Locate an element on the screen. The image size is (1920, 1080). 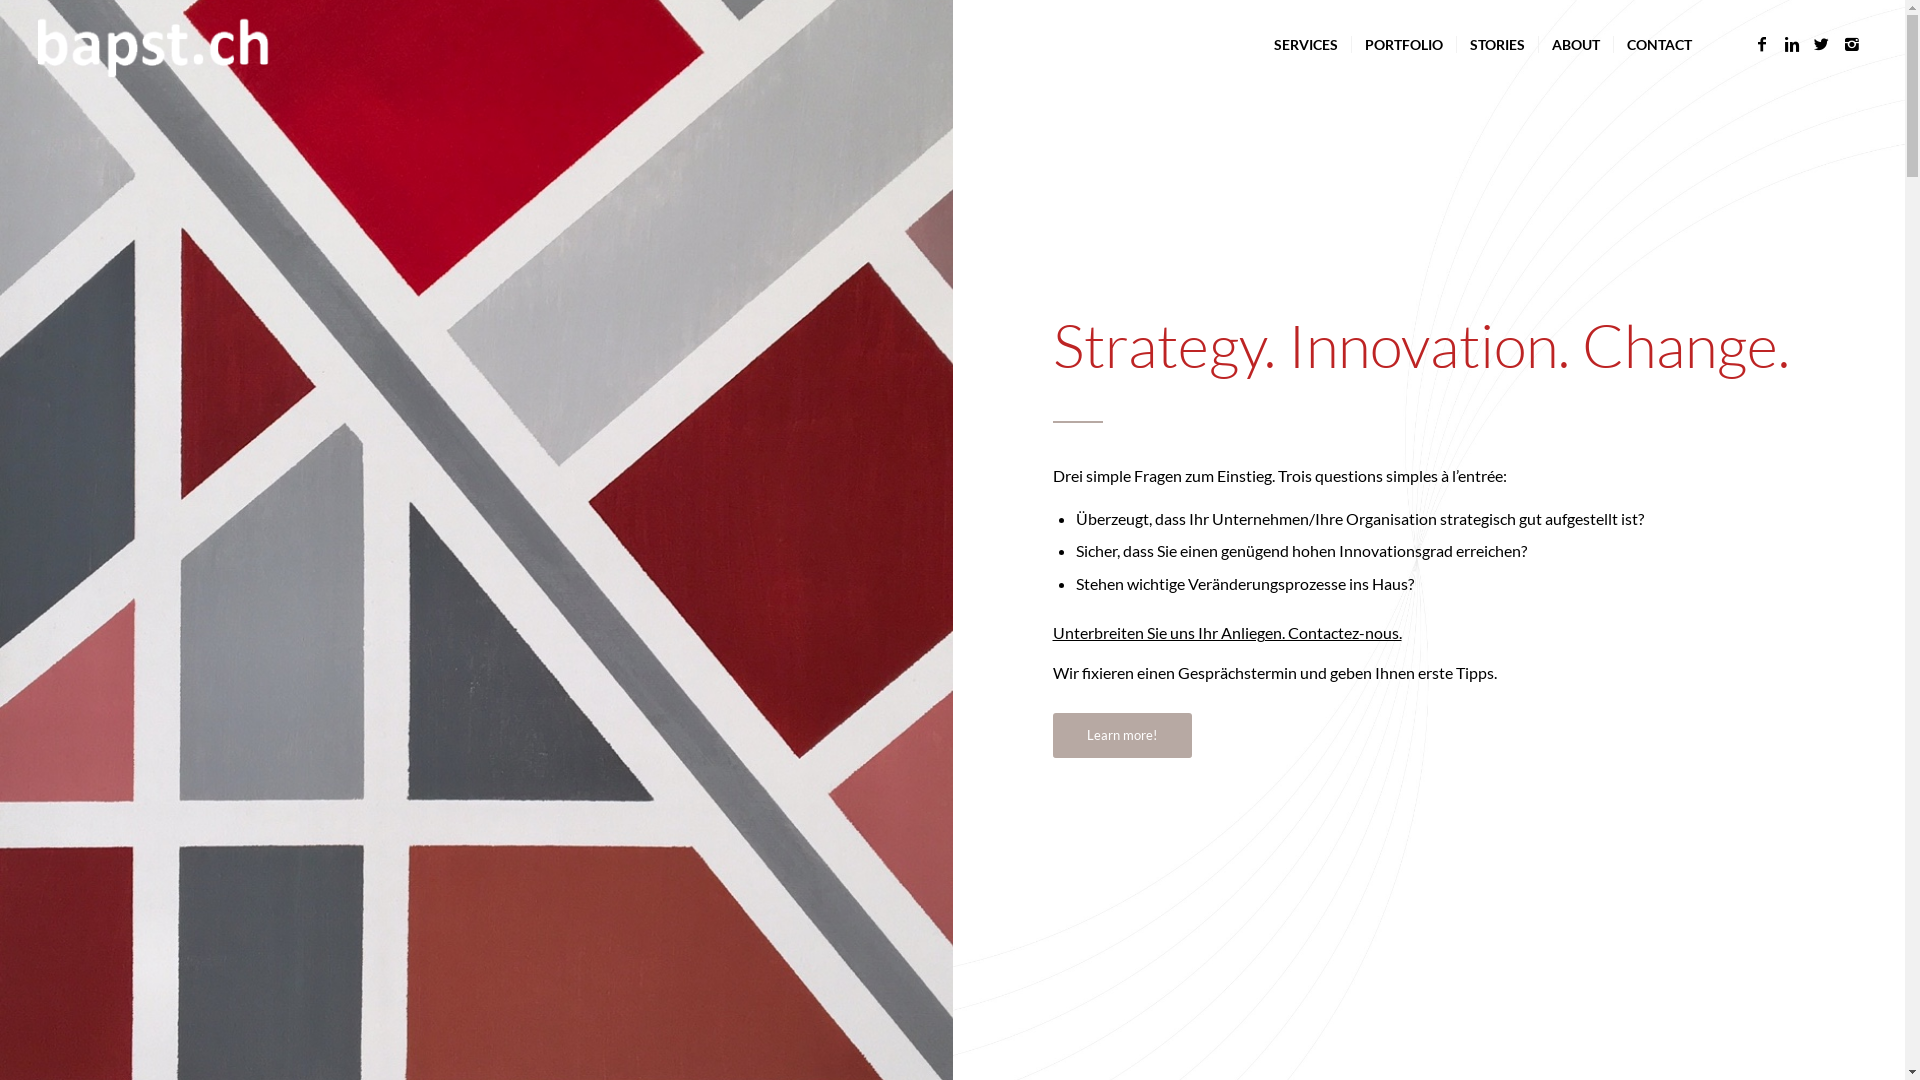
'Linkedin' is located at coordinates (1791, 43).